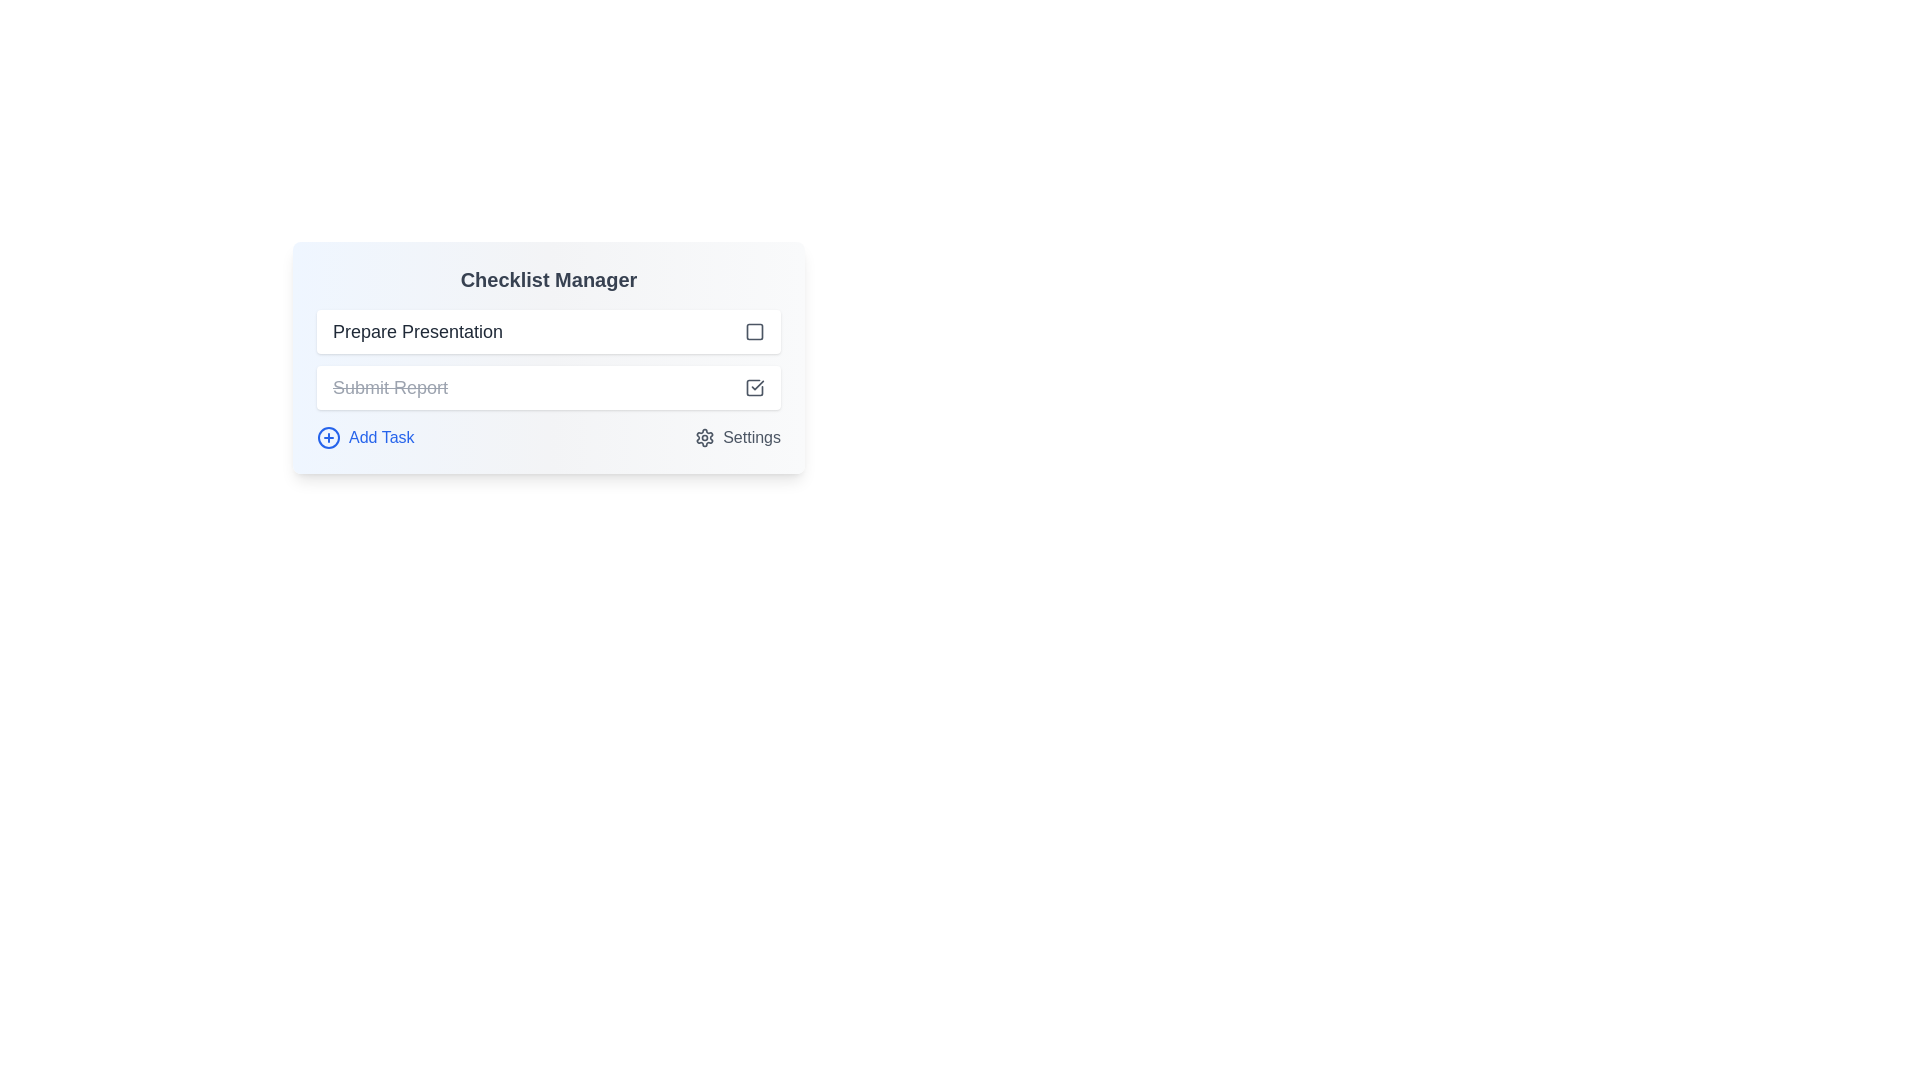 This screenshot has width=1920, height=1080. What do you see at coordinates (329, 437) in the screenshot?
I see `the Iconography - Circle outline located in the lower-left corner of the checklist interface, which is part of the 'Add Task' button` at bounding box center [329, 437].